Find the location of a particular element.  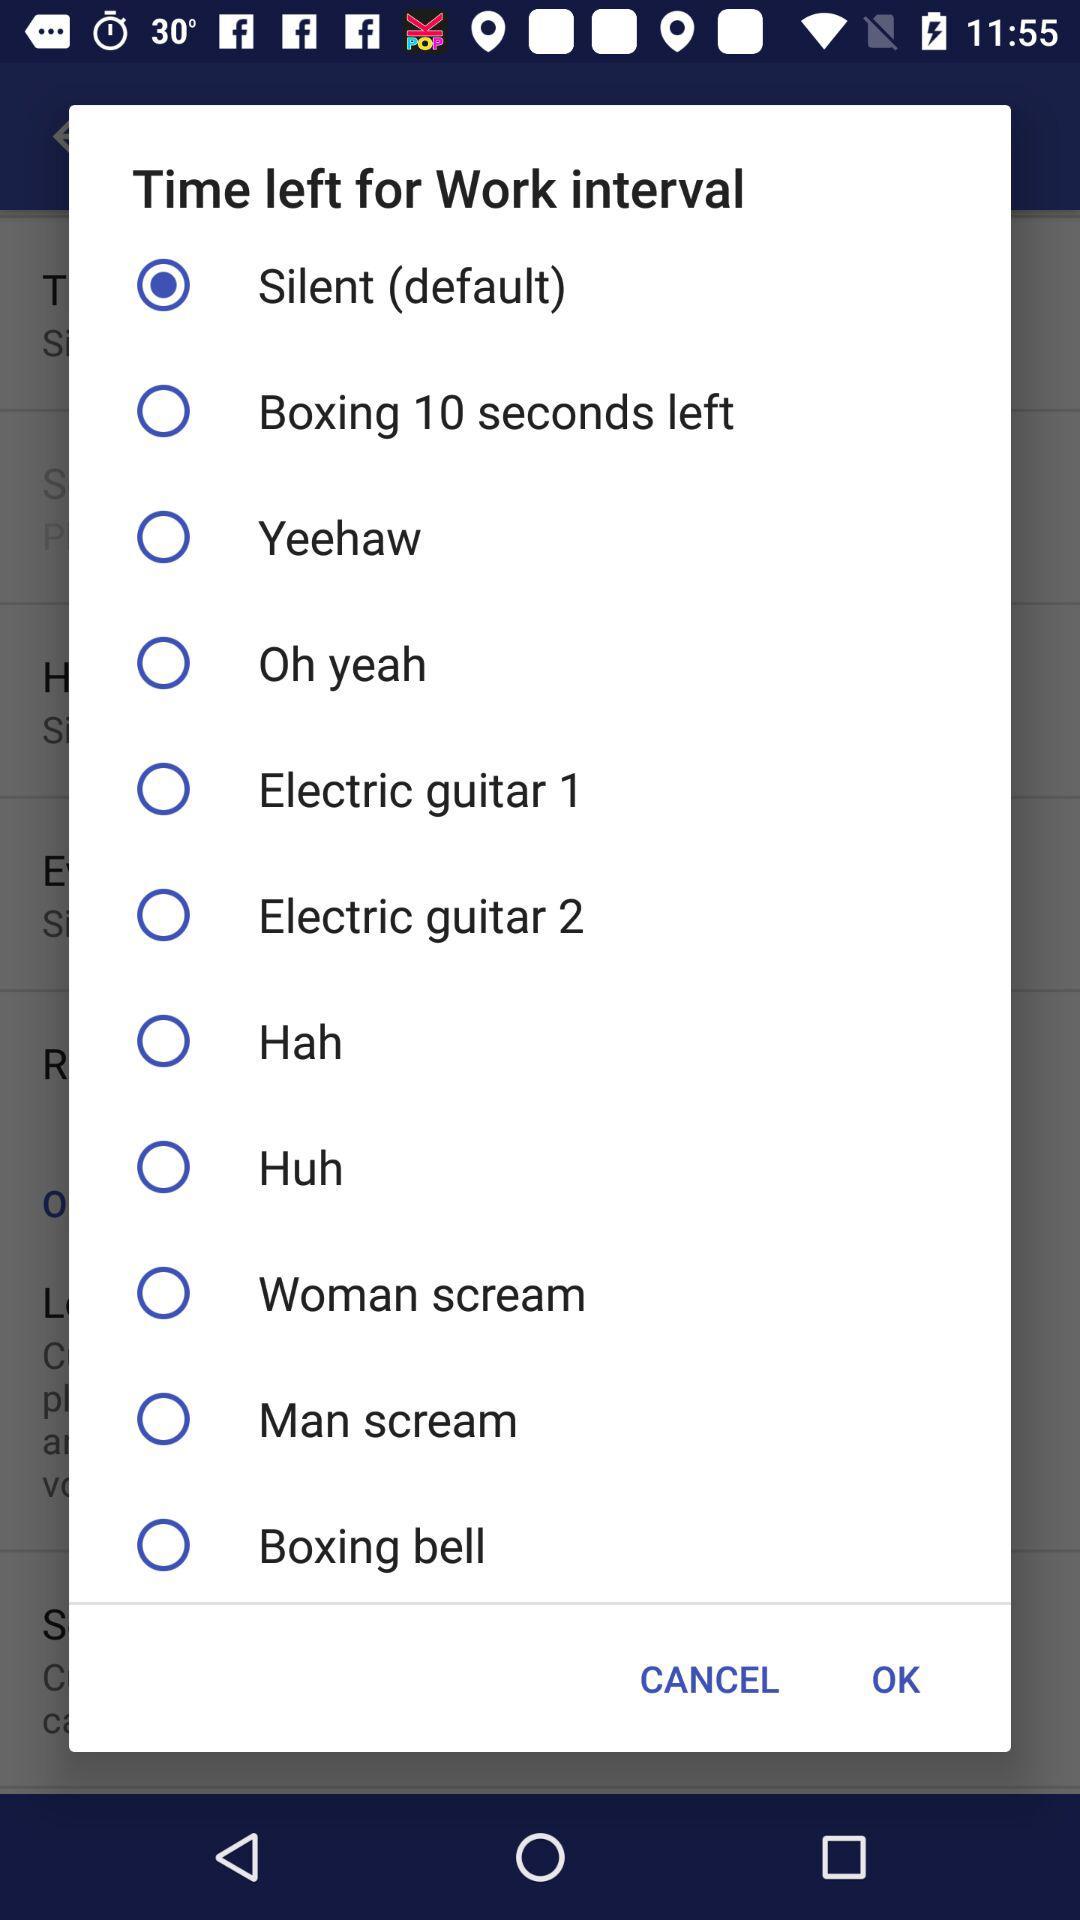

the item below boxing bell is located at coordinates (894, 1678).